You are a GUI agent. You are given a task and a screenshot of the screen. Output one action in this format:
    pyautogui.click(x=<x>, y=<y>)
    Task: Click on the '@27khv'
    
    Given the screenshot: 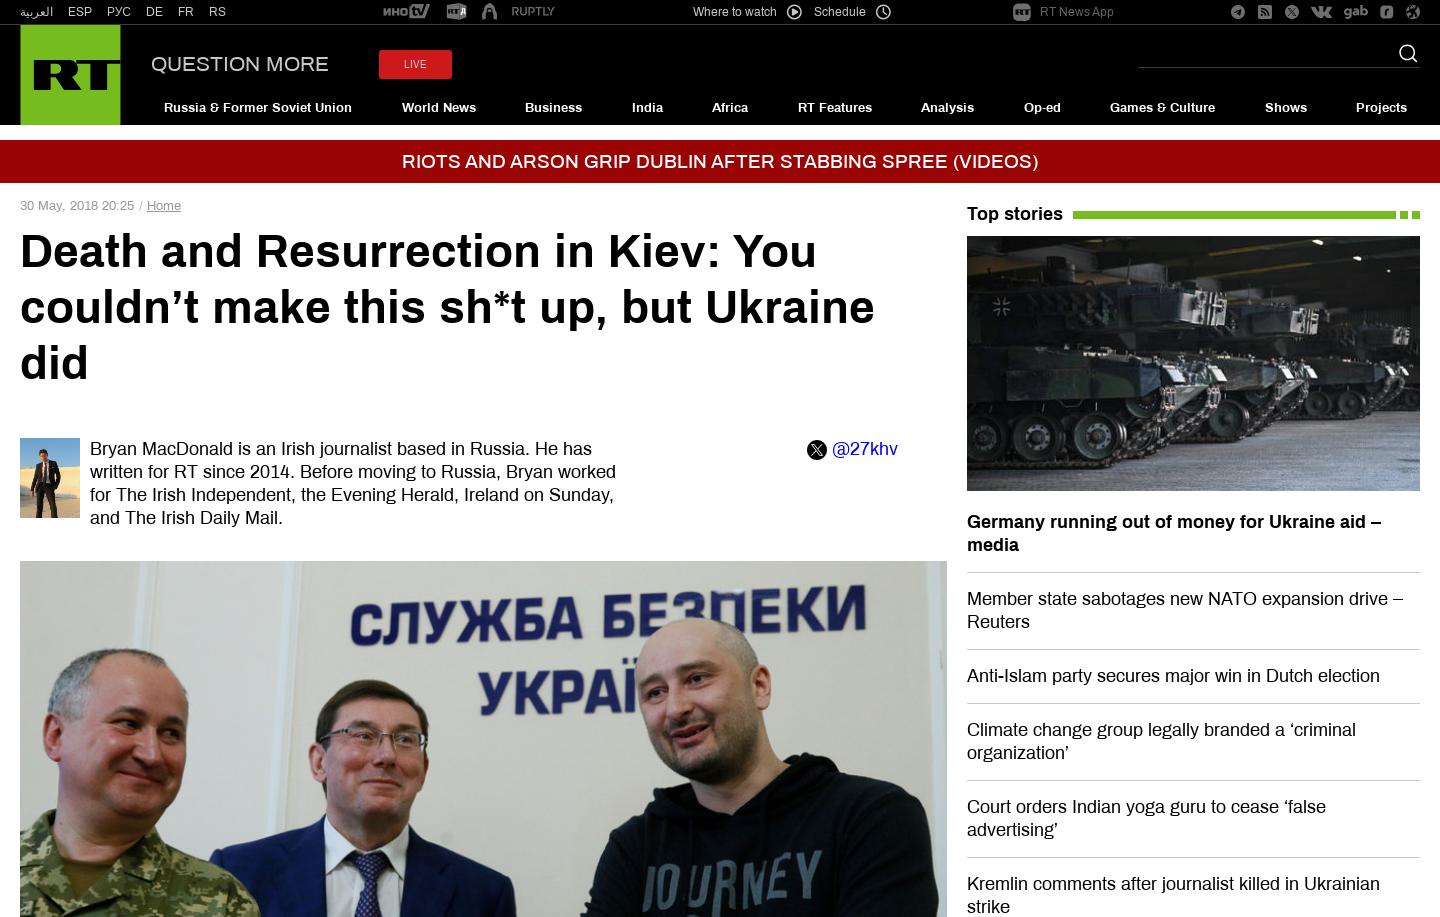 What is the action you would take?
    pyautogui.click(x=831, y=448)
    